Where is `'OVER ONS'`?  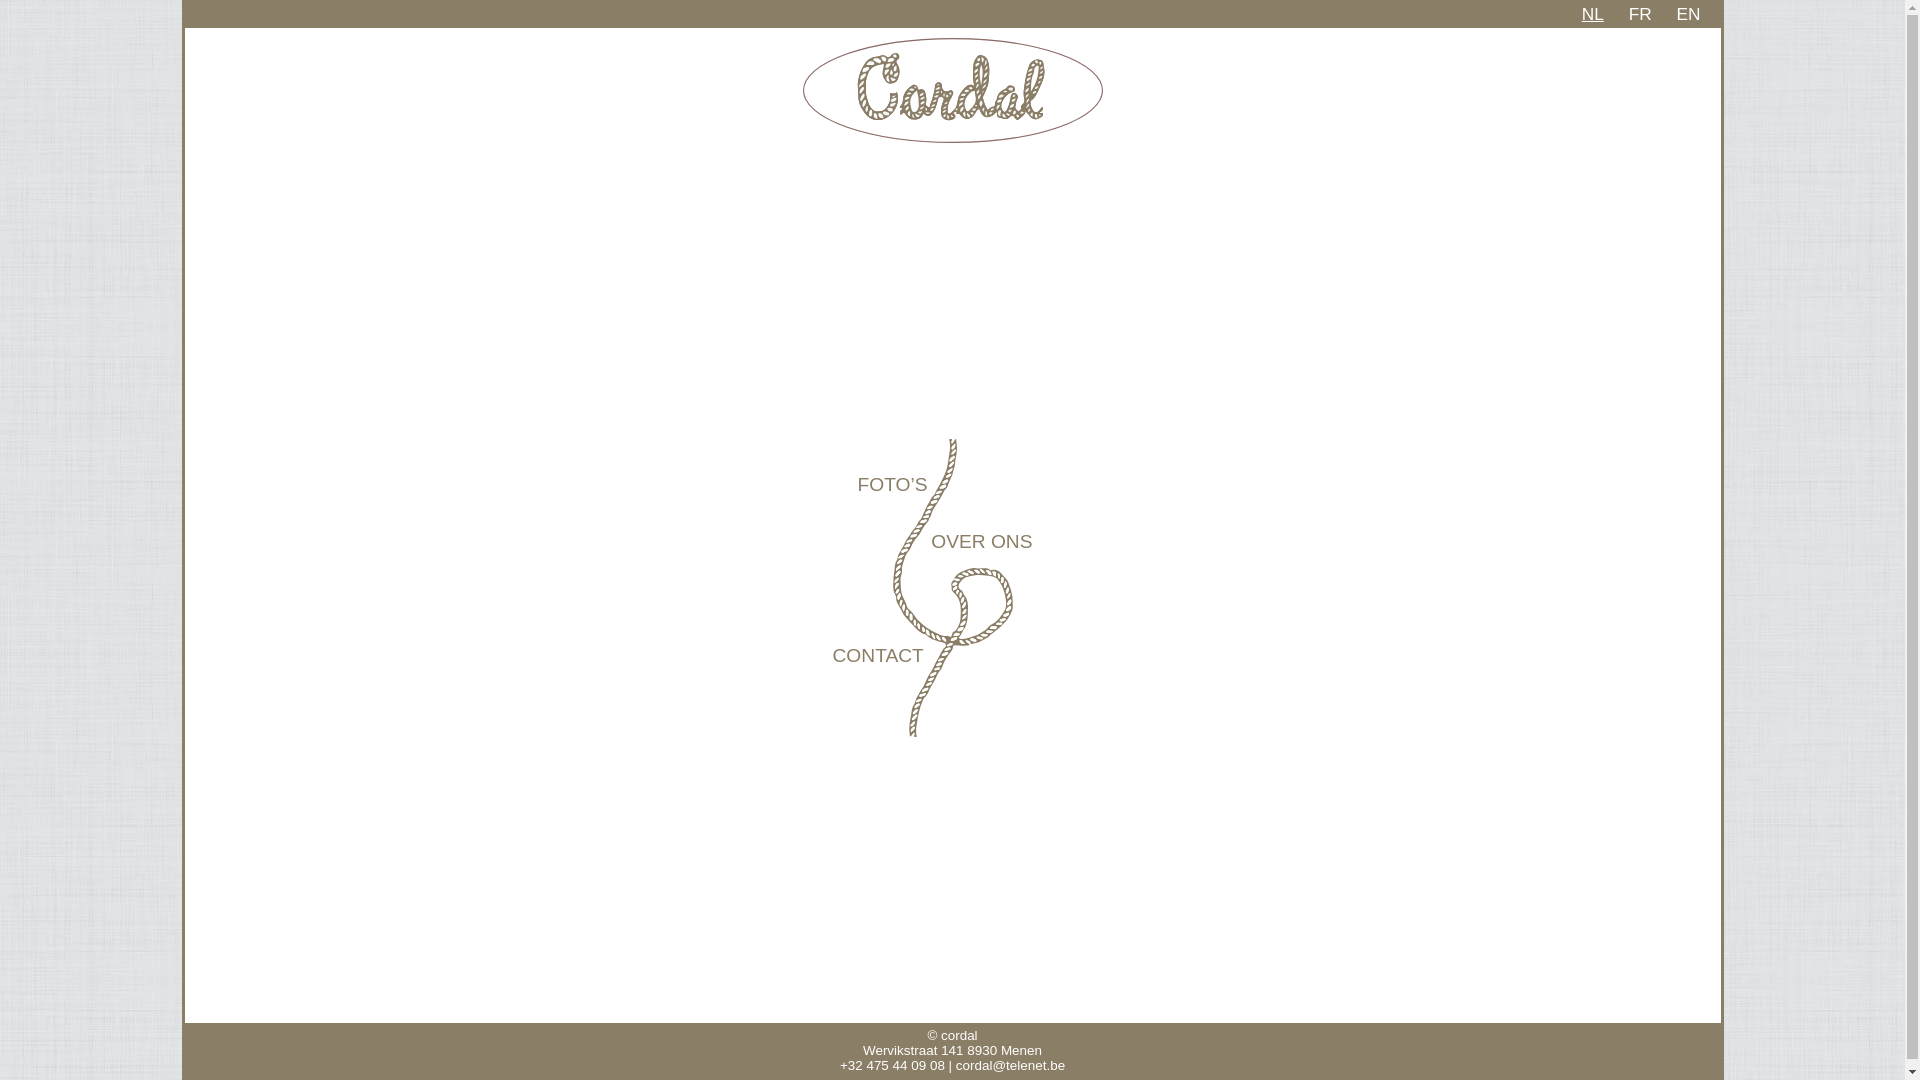 'OVER ONS' is located at coordinates (981, 541).